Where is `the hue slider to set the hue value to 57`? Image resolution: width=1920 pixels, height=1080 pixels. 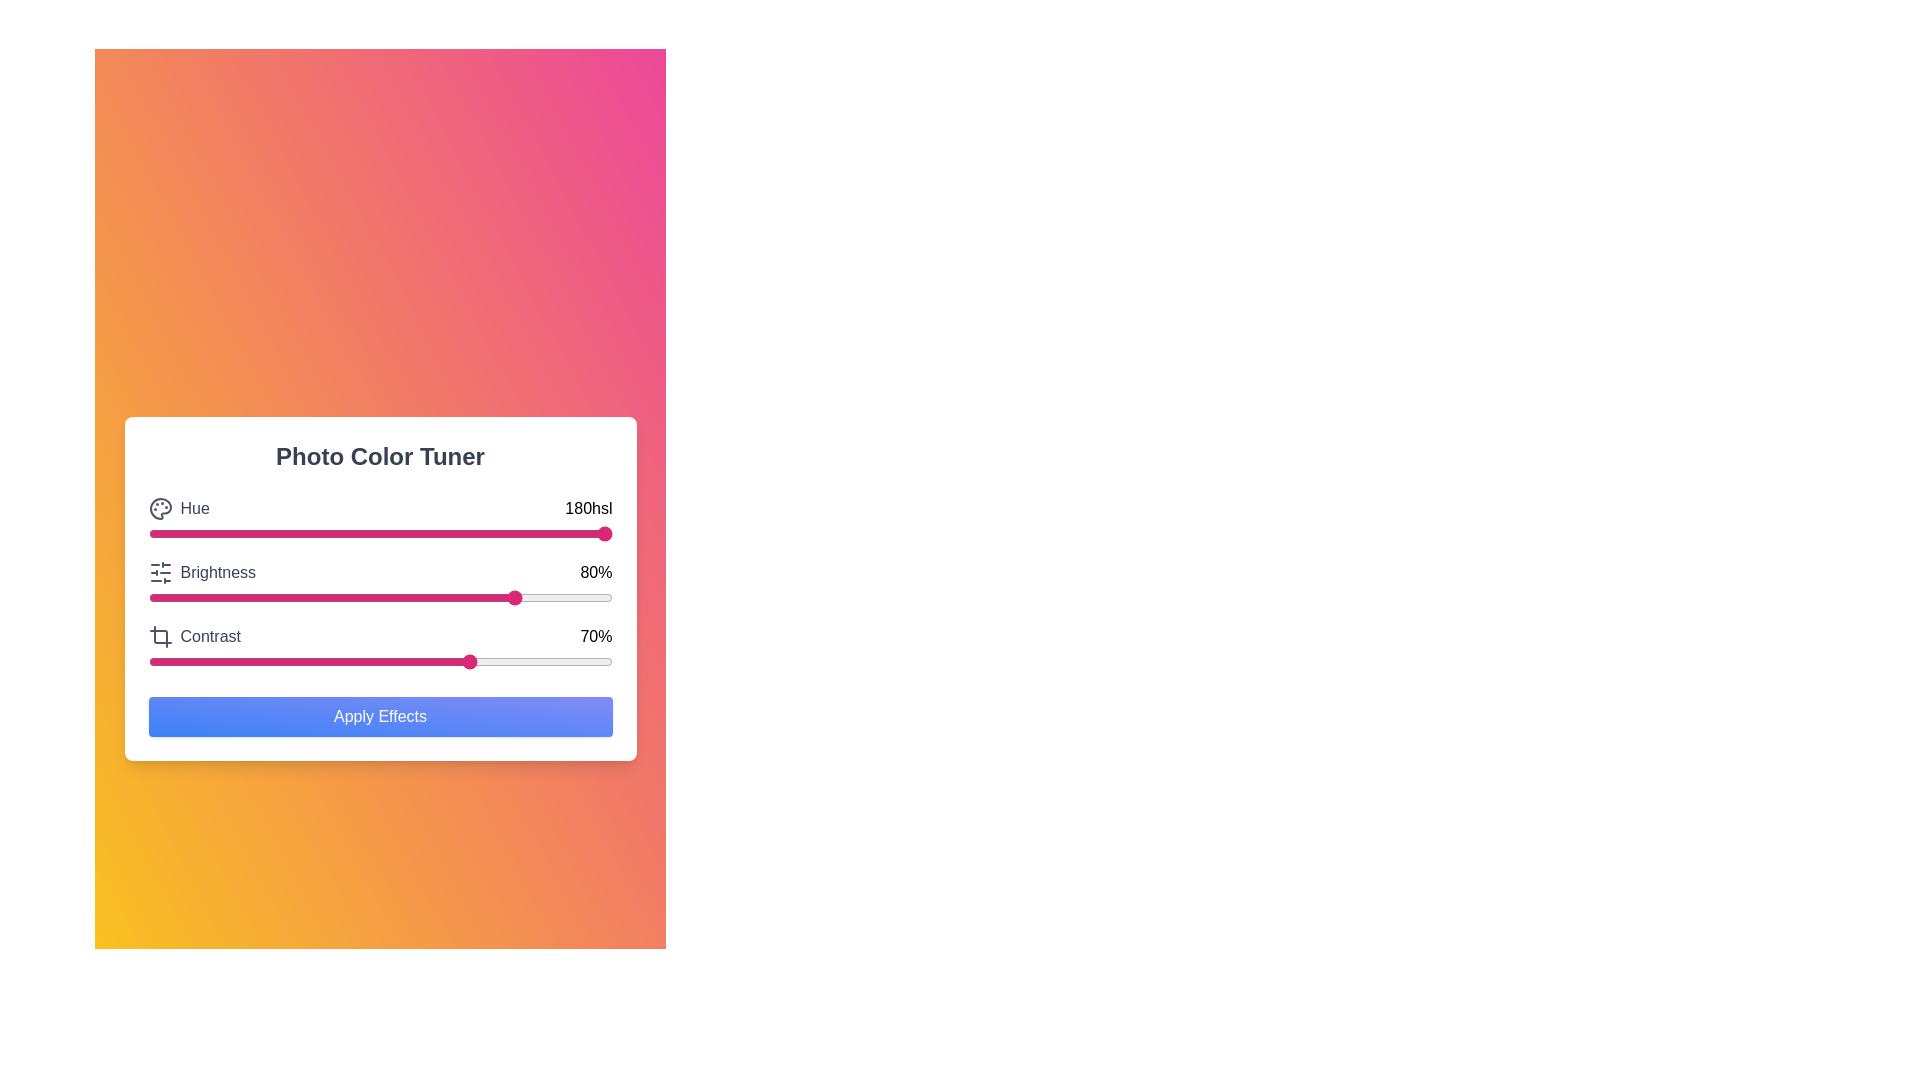
the hue slider to set the hue value to 57 is located at coordinates (411, 532).